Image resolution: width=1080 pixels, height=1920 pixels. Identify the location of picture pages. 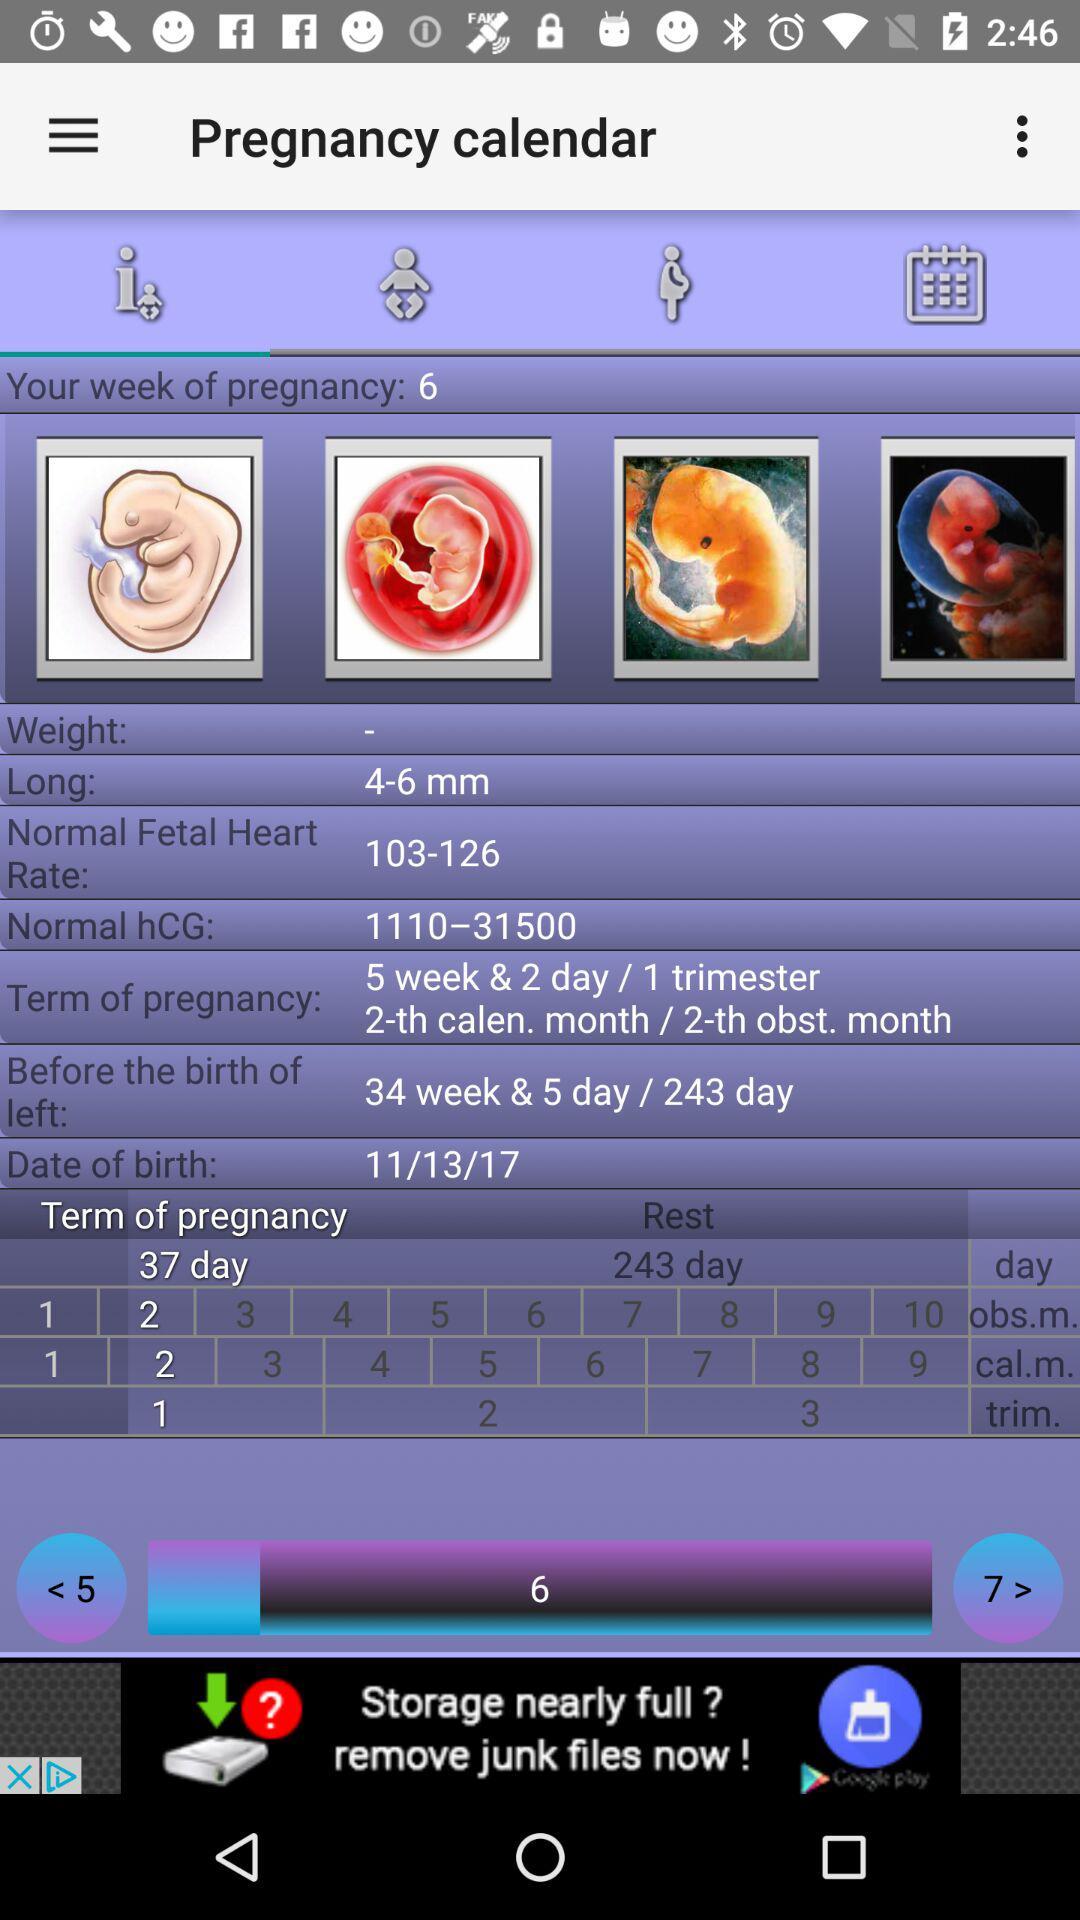
(148, 558).